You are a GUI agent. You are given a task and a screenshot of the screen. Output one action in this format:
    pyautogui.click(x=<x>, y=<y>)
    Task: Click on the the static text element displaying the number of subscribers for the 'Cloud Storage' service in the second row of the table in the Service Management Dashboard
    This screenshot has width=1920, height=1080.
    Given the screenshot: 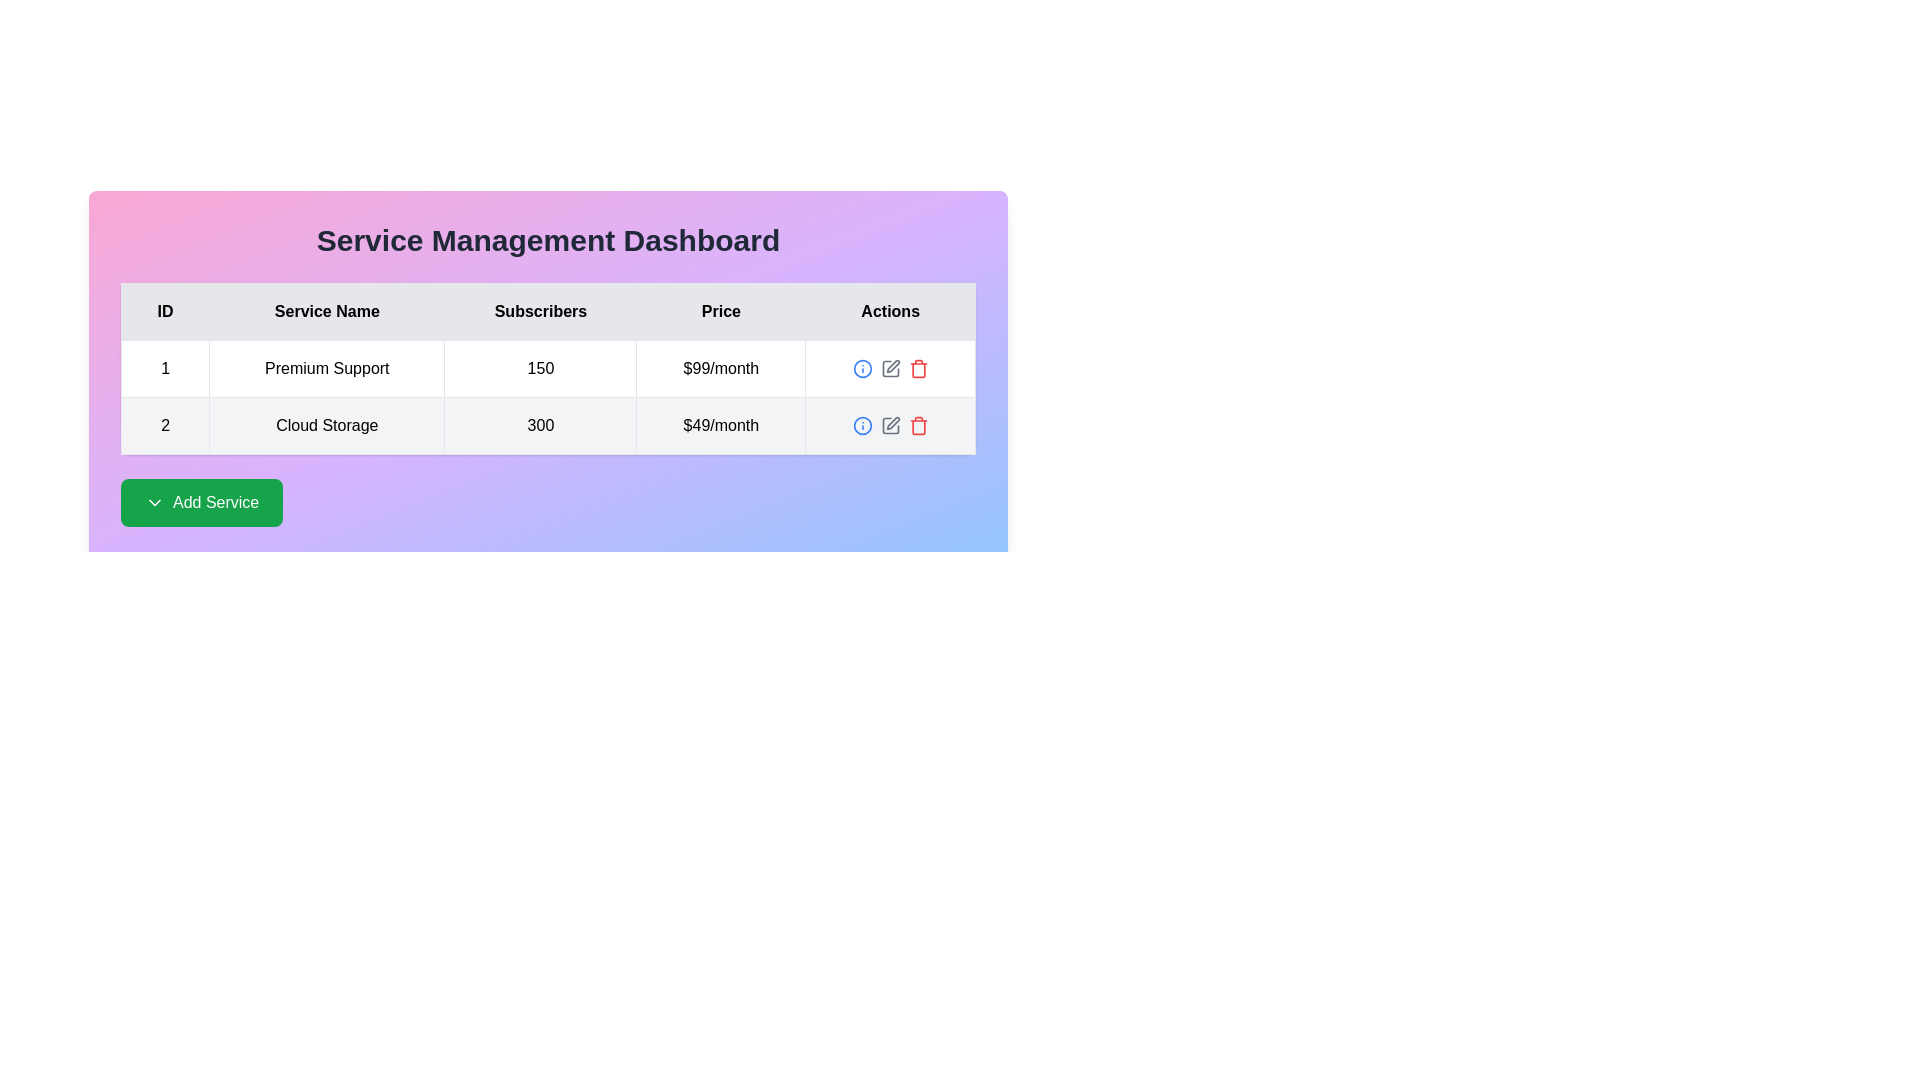 What is the action you would take?
    pyautogui.click(x=540, y=424)
    